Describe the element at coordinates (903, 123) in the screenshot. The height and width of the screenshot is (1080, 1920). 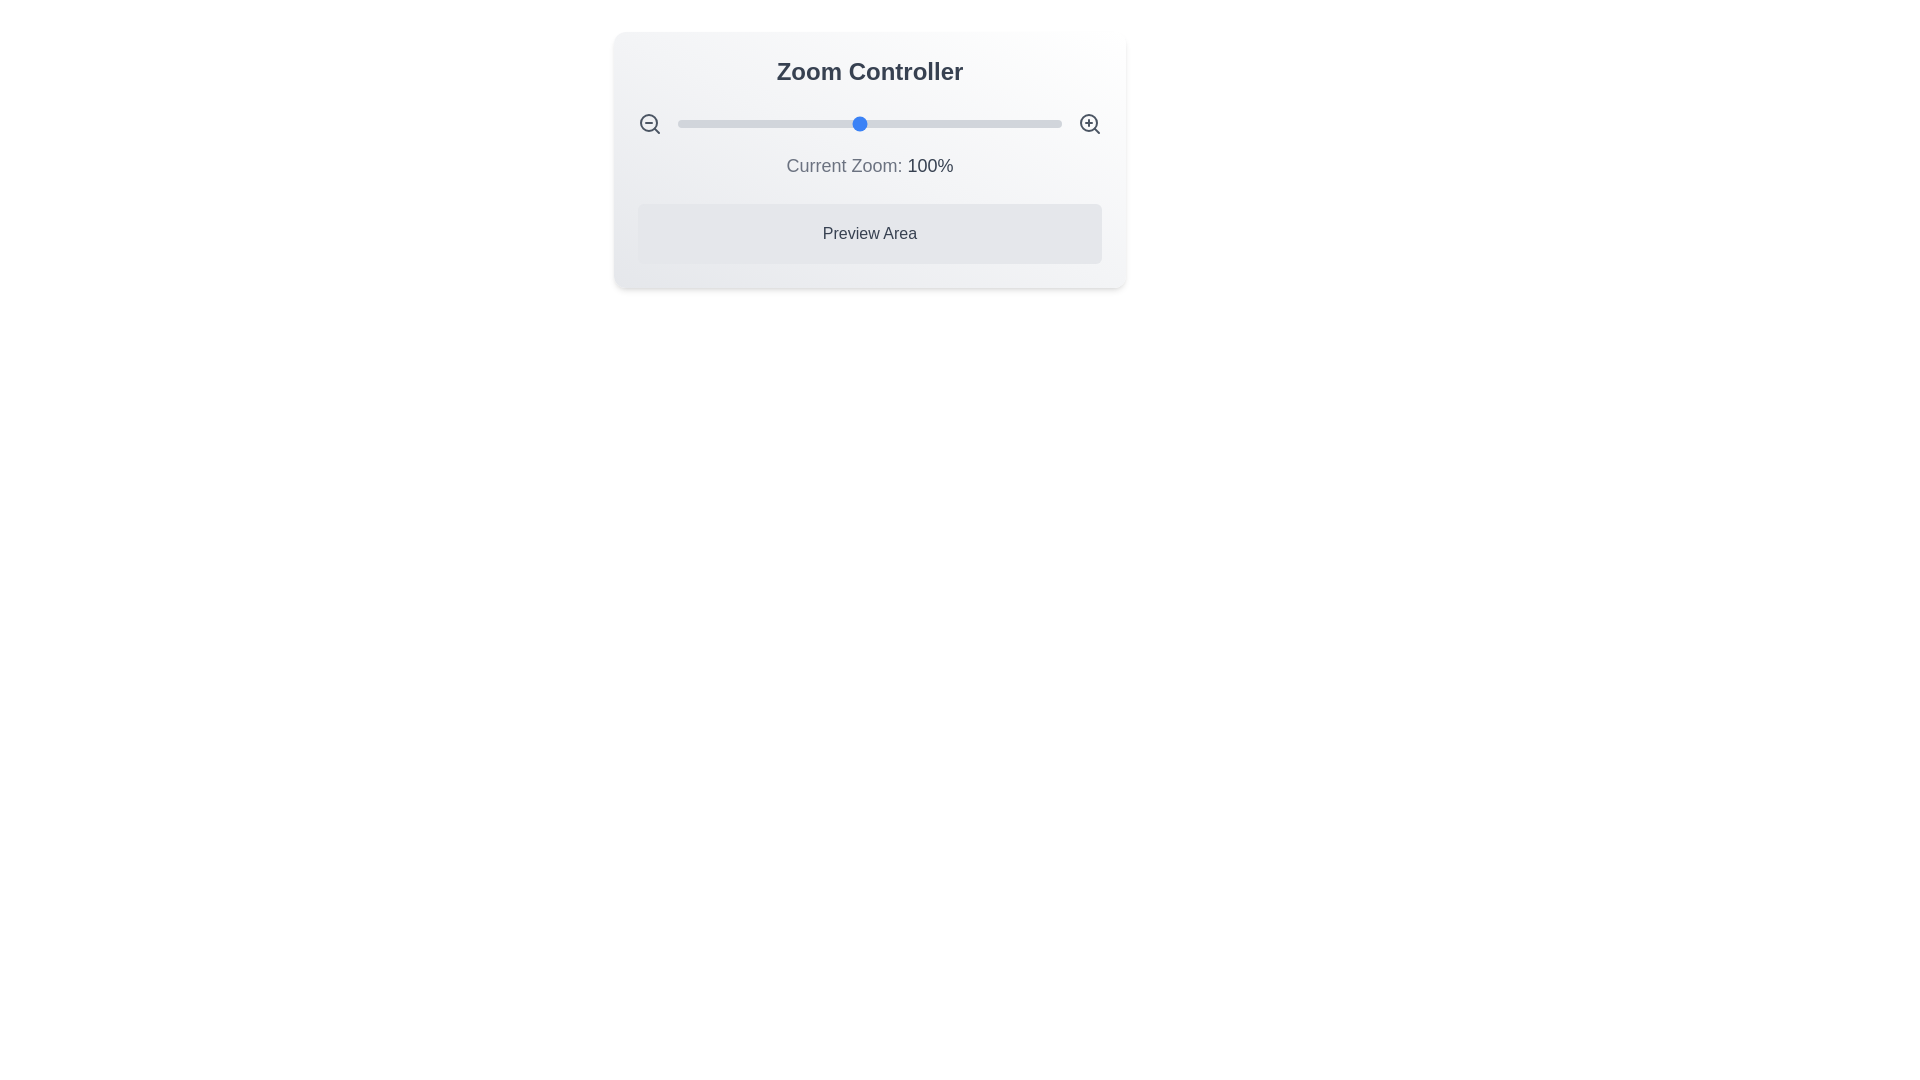
I see `the zoom slider to set the zoom level to 122` at that location.